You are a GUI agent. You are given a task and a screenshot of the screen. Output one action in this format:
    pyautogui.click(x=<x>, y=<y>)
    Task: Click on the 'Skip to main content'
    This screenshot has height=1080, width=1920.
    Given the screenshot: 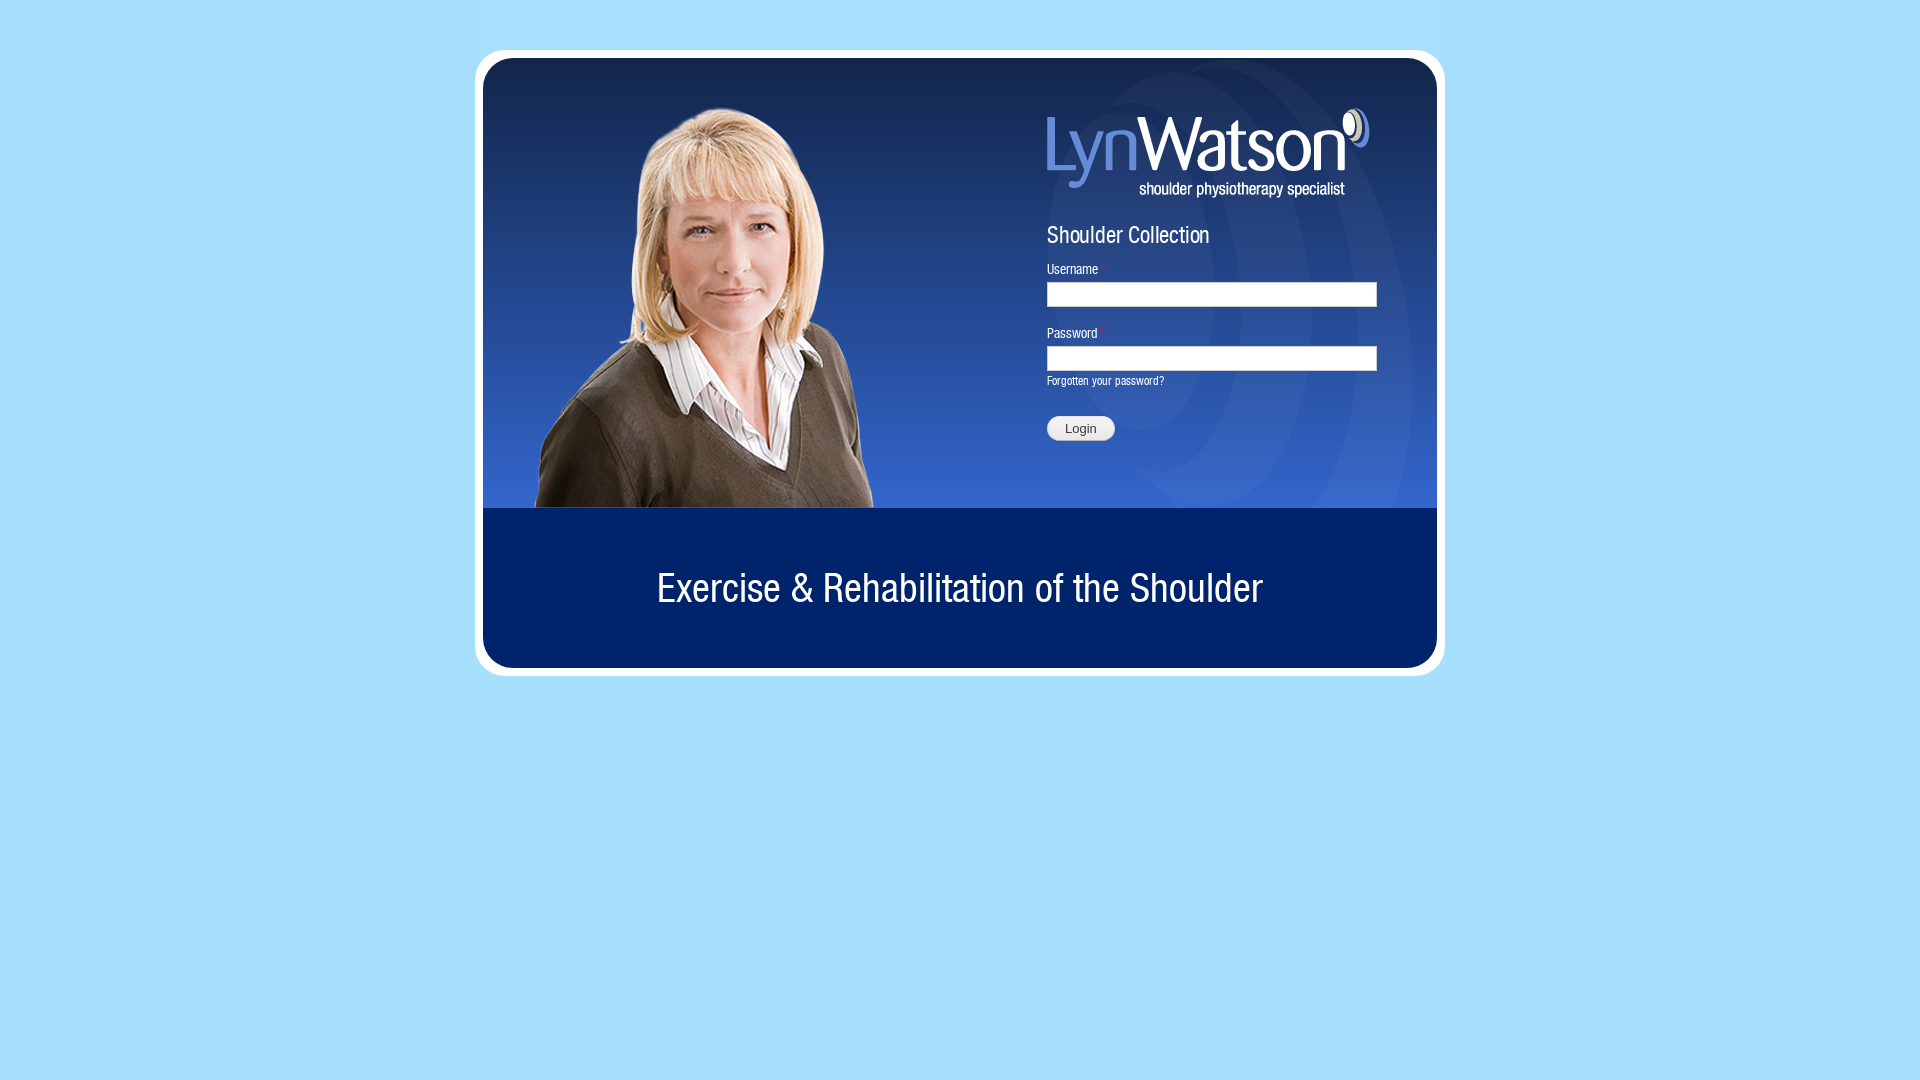 What is the action you would take?
    pyautogui.click(x=916, y=2)
    